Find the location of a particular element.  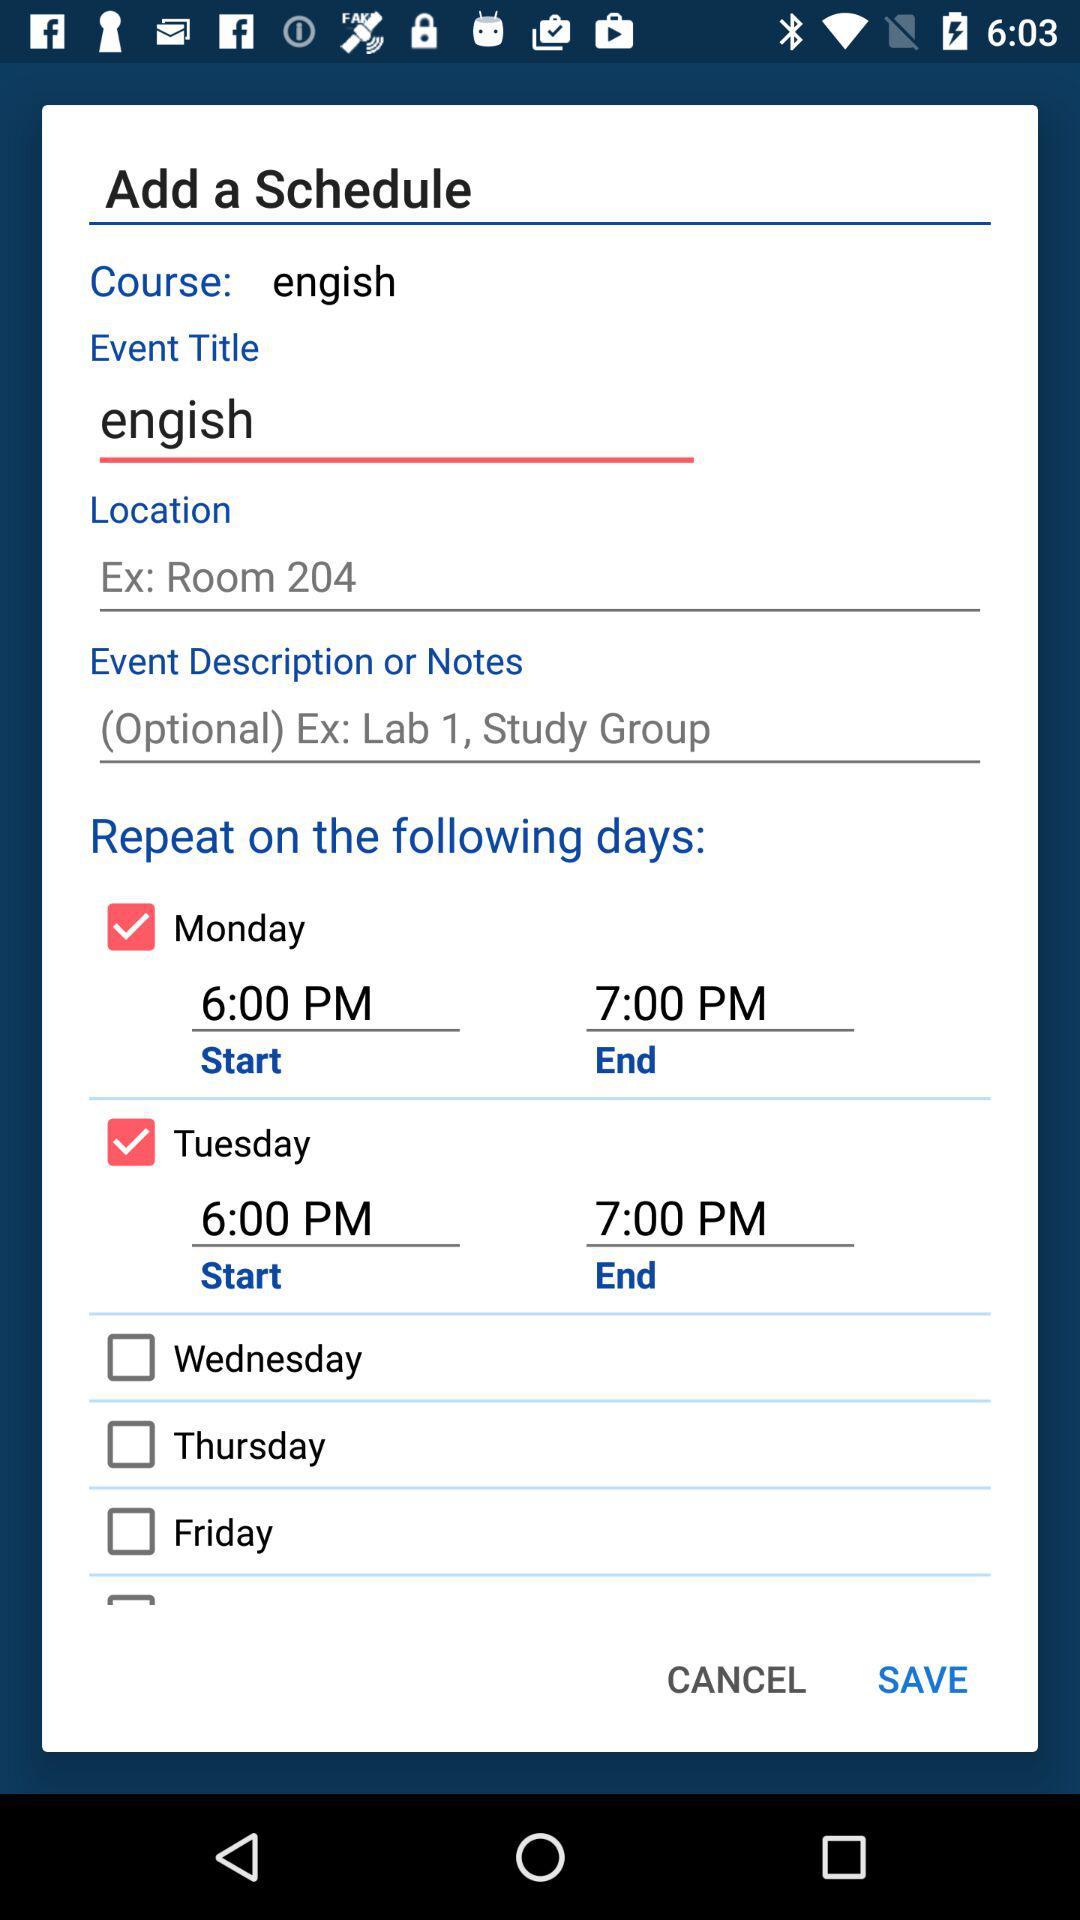

the item next to save item is located at coordinates (736, 1678).